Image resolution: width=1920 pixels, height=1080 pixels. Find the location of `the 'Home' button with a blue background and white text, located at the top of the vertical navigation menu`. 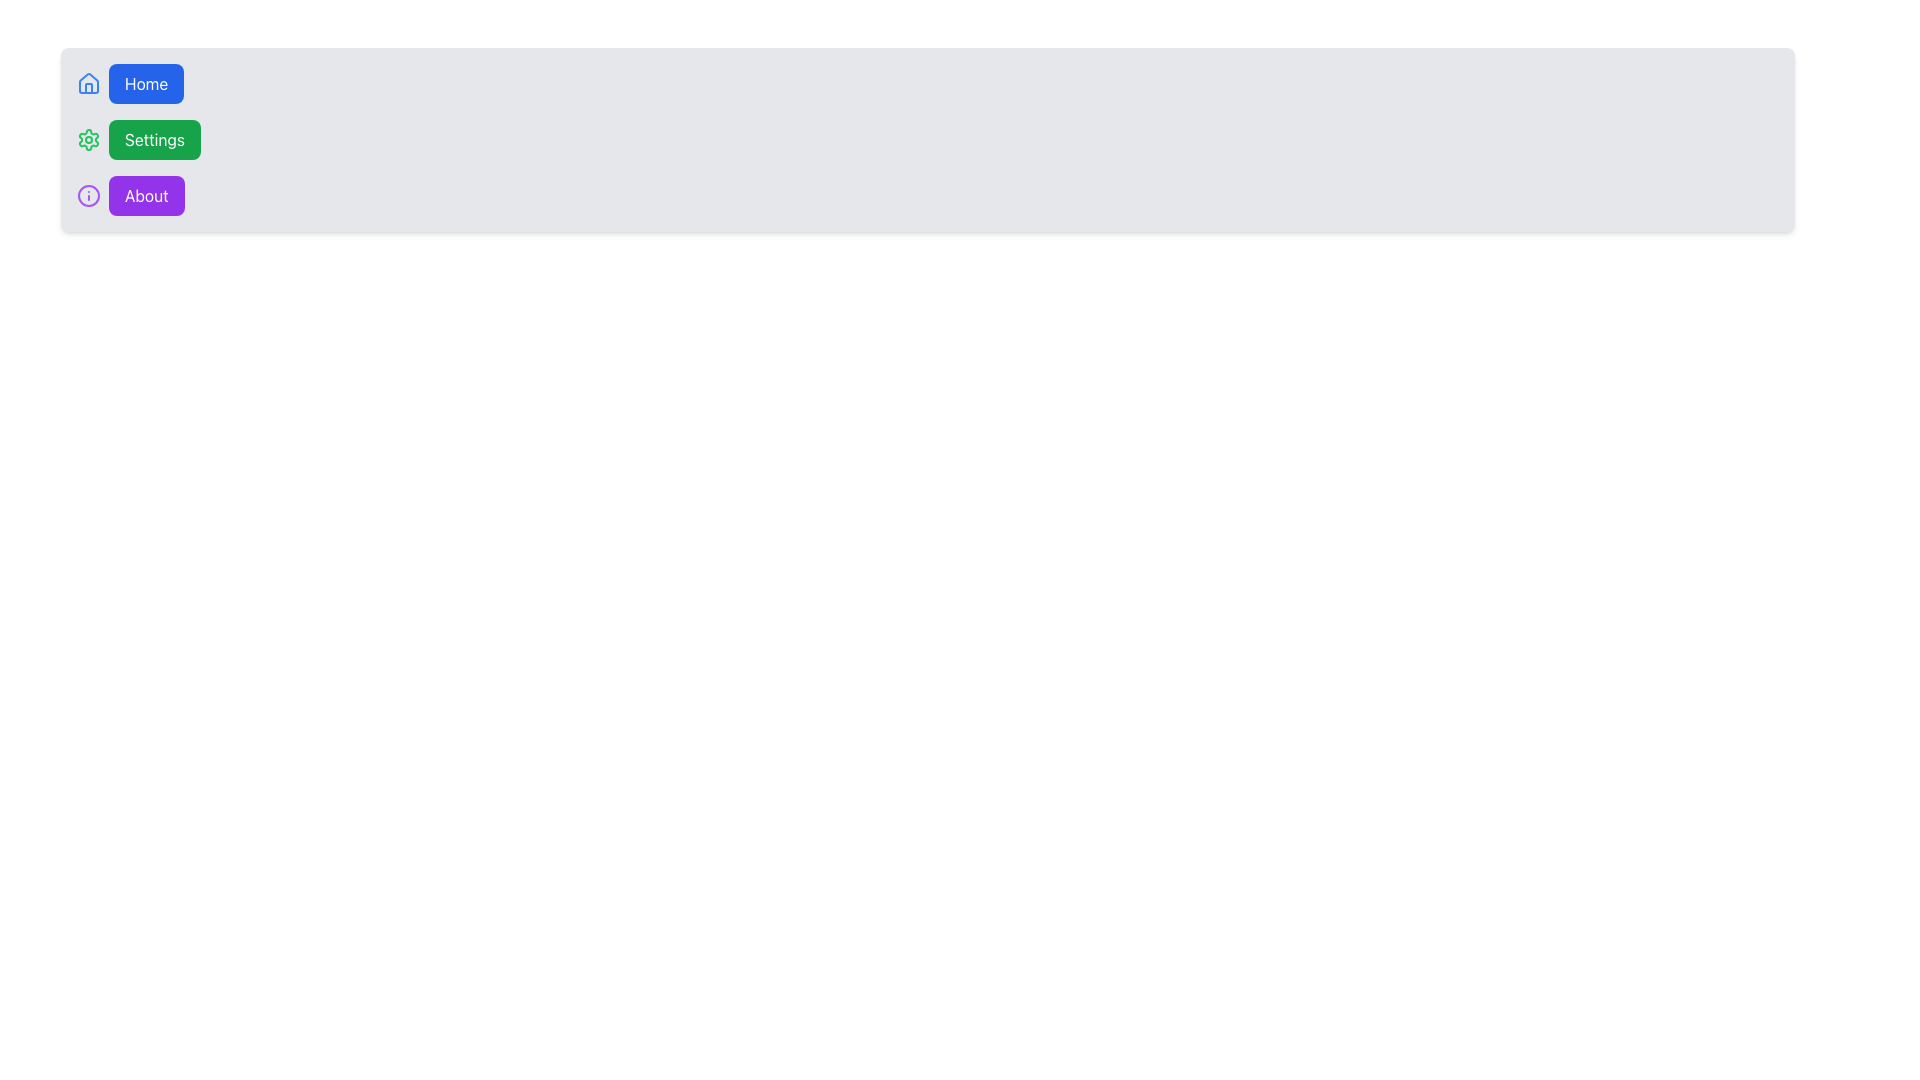

the 'Home' button with a blue background and white text, located at the top of the vertical navigation menu is located at coordinates (129, 83).